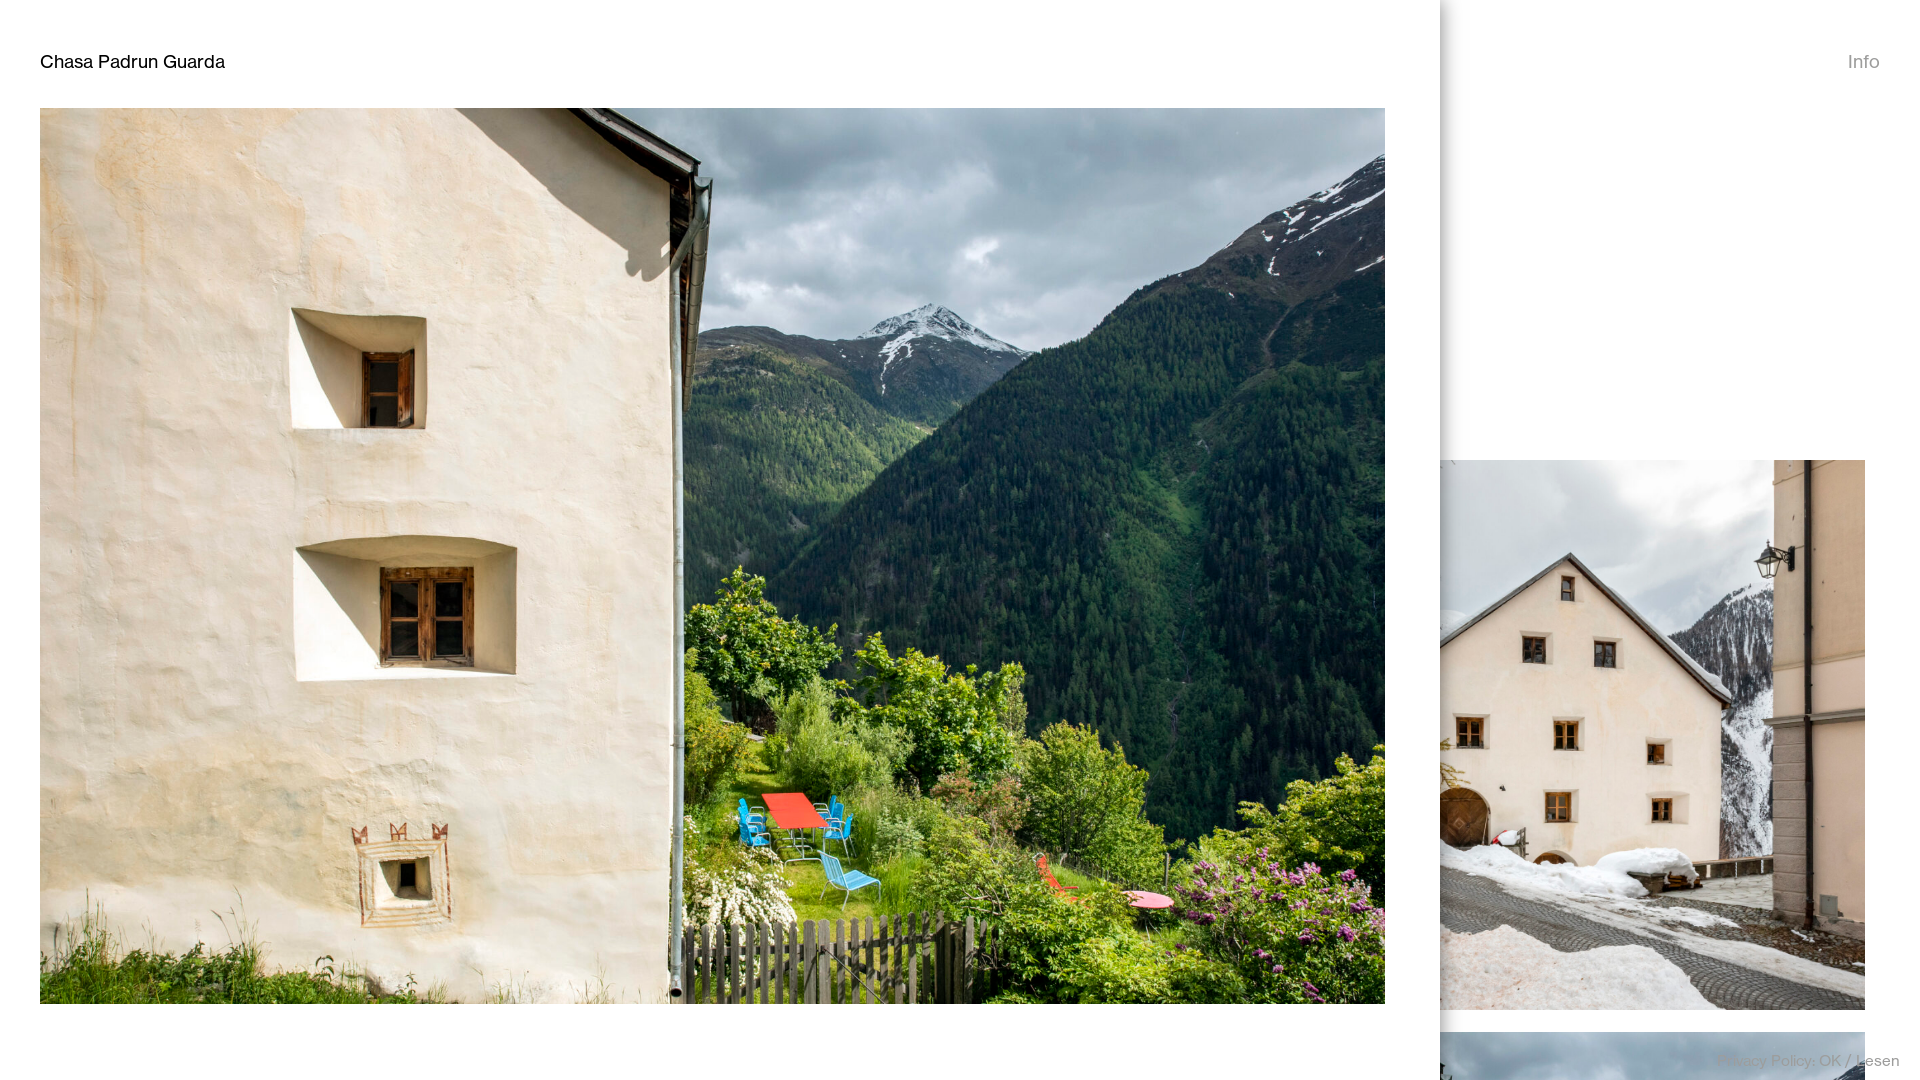 Image resolution: width=1920 pixels, height=1080 pixels. Describe the element at coordinates (1876, 1059) in the screenshot. I see `'Lesen'` at that location.